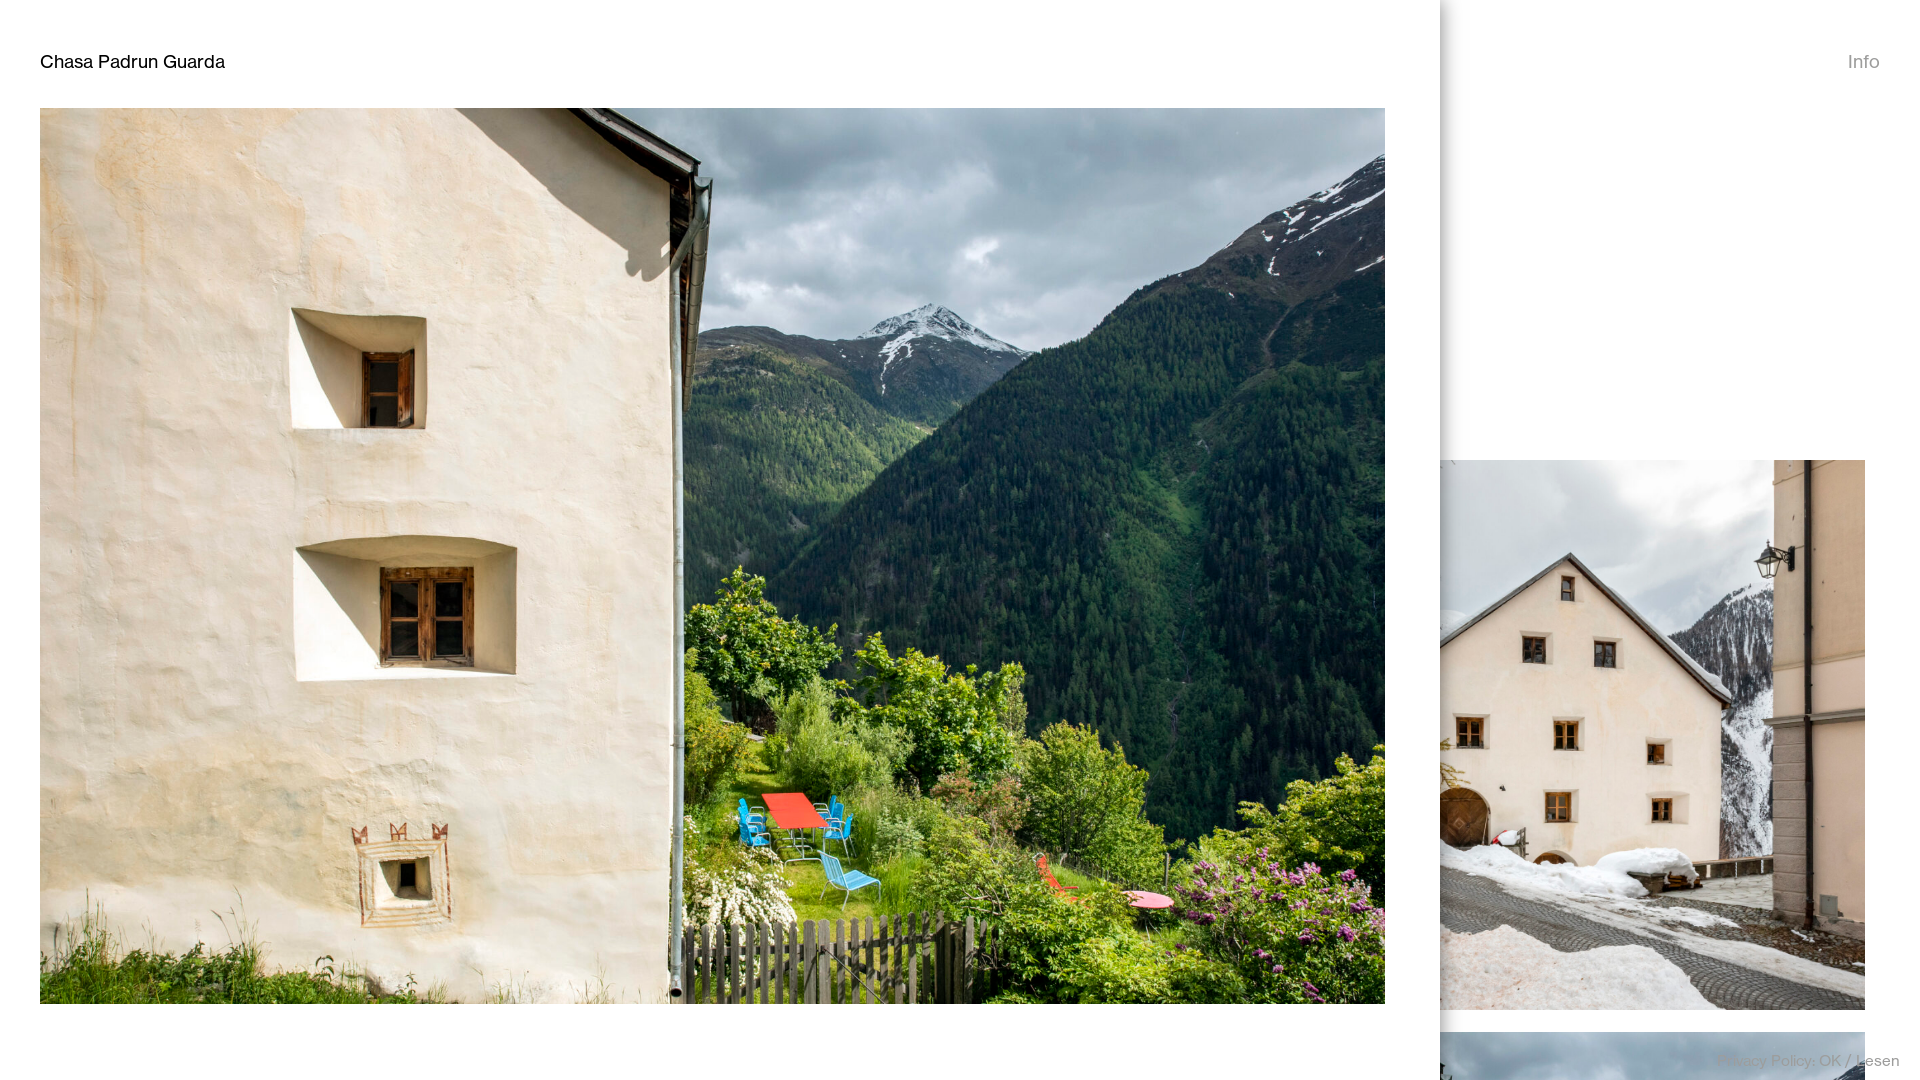 Image resolution: width=1920 pixels, height=1080 pixels. Describe the element at coordinates (1876, 1059) in the screenshot. I see `'Lesen'` at that location.